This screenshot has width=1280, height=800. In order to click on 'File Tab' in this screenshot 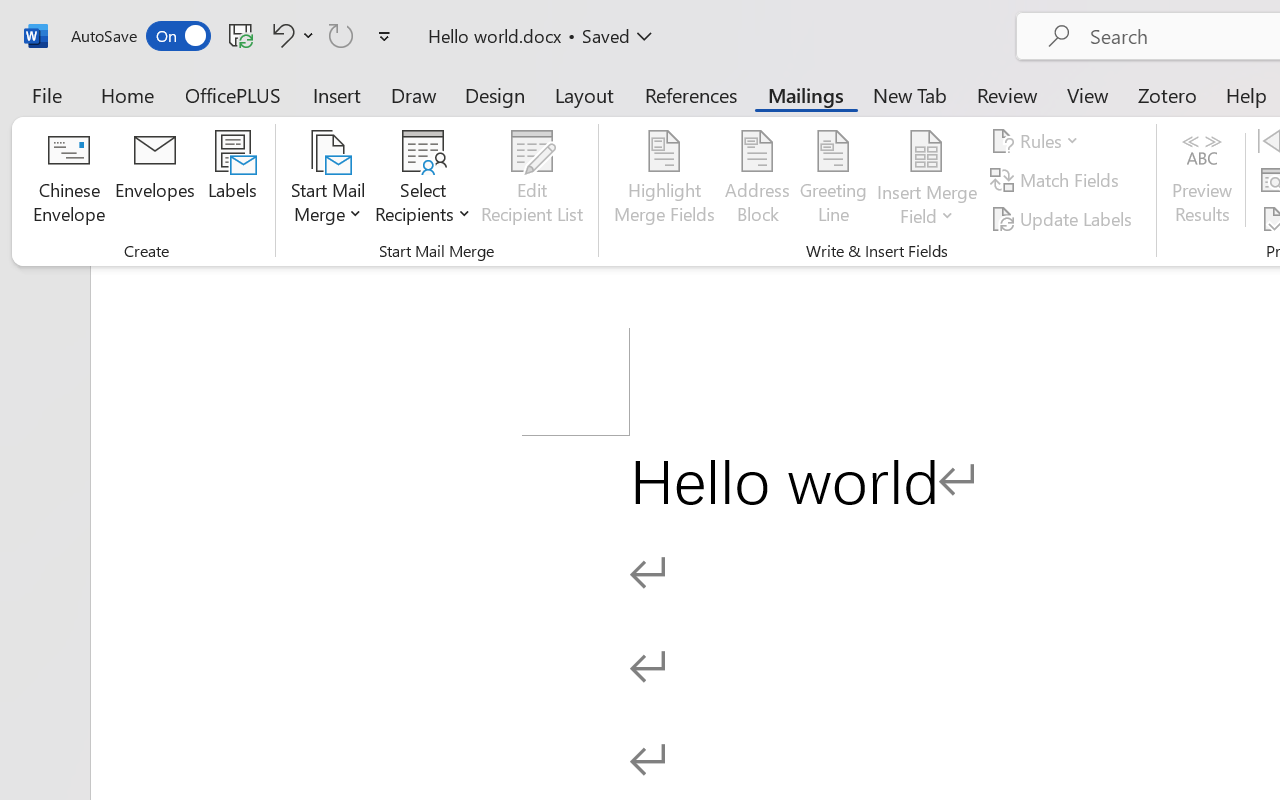, I will do `click(46, 94)`.